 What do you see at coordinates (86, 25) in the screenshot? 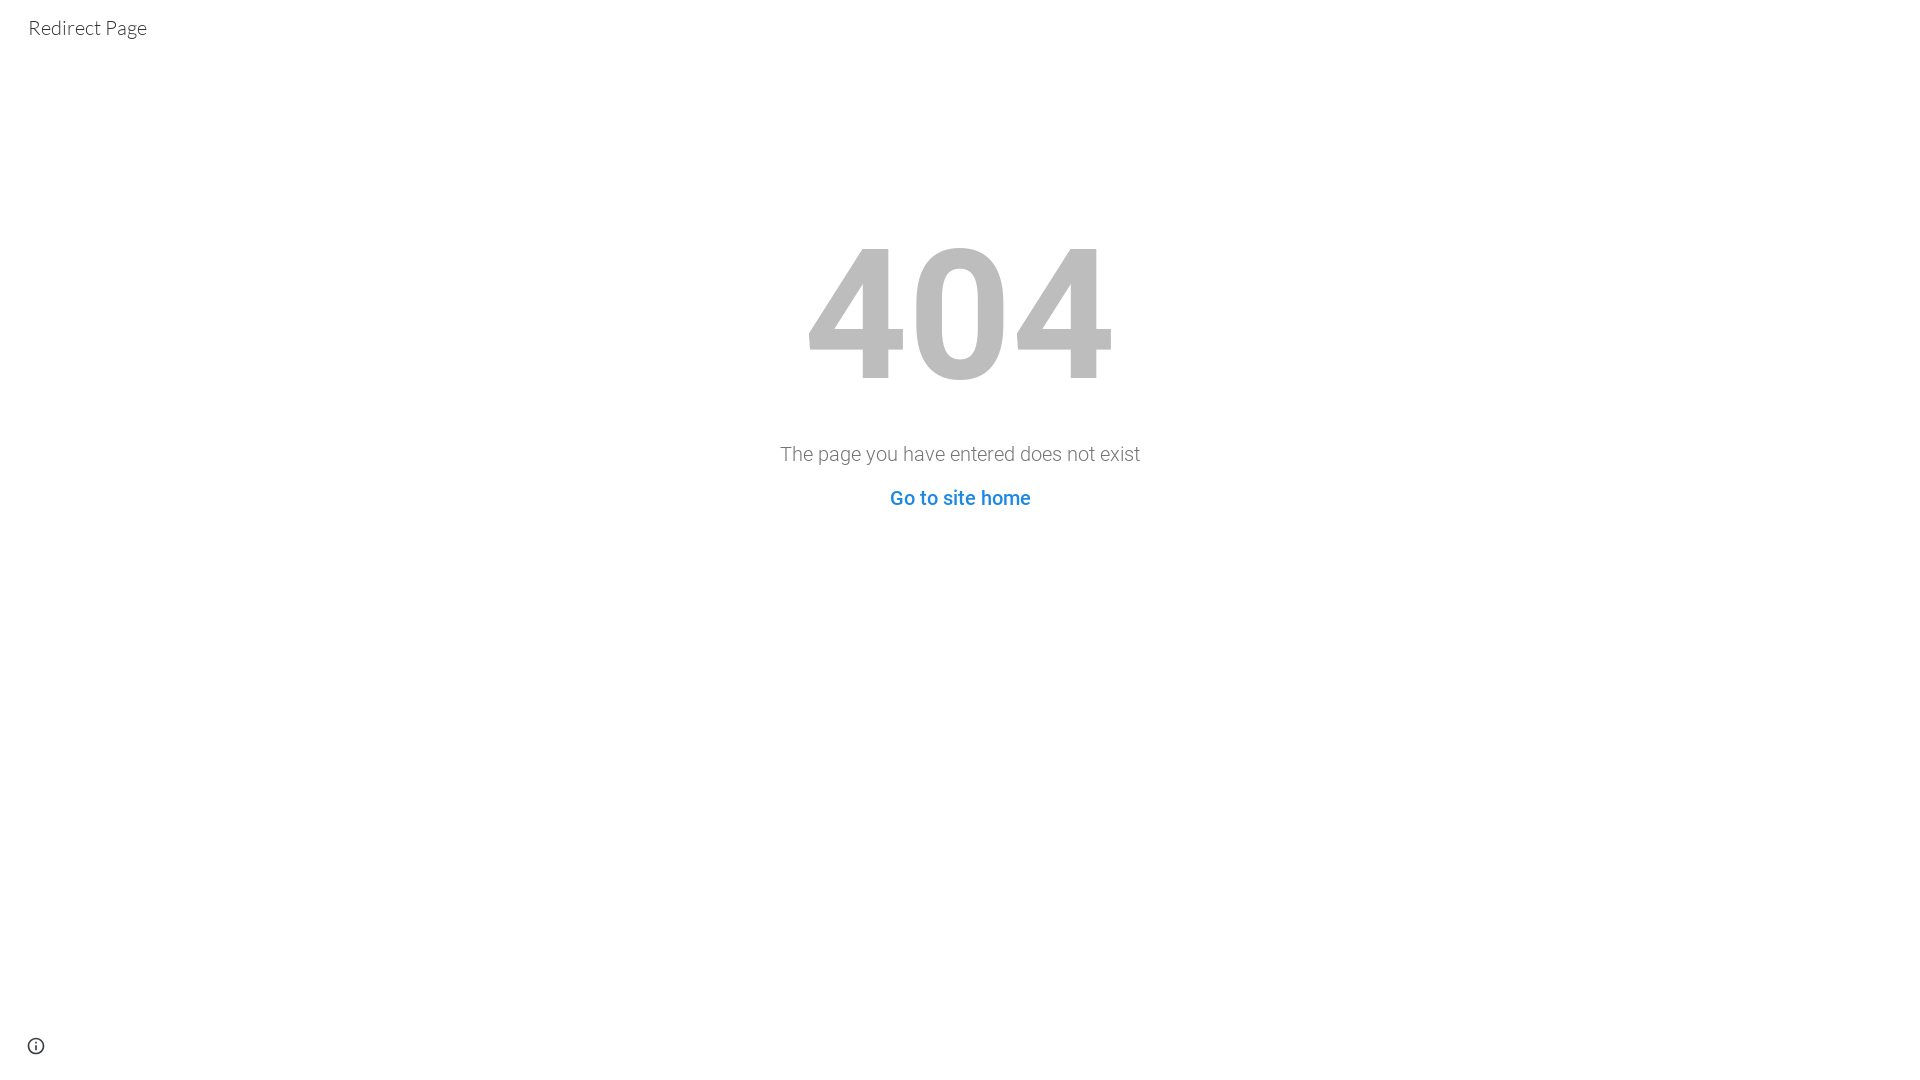
I see `'Redirect Page'` at bounding box center [86, 25].